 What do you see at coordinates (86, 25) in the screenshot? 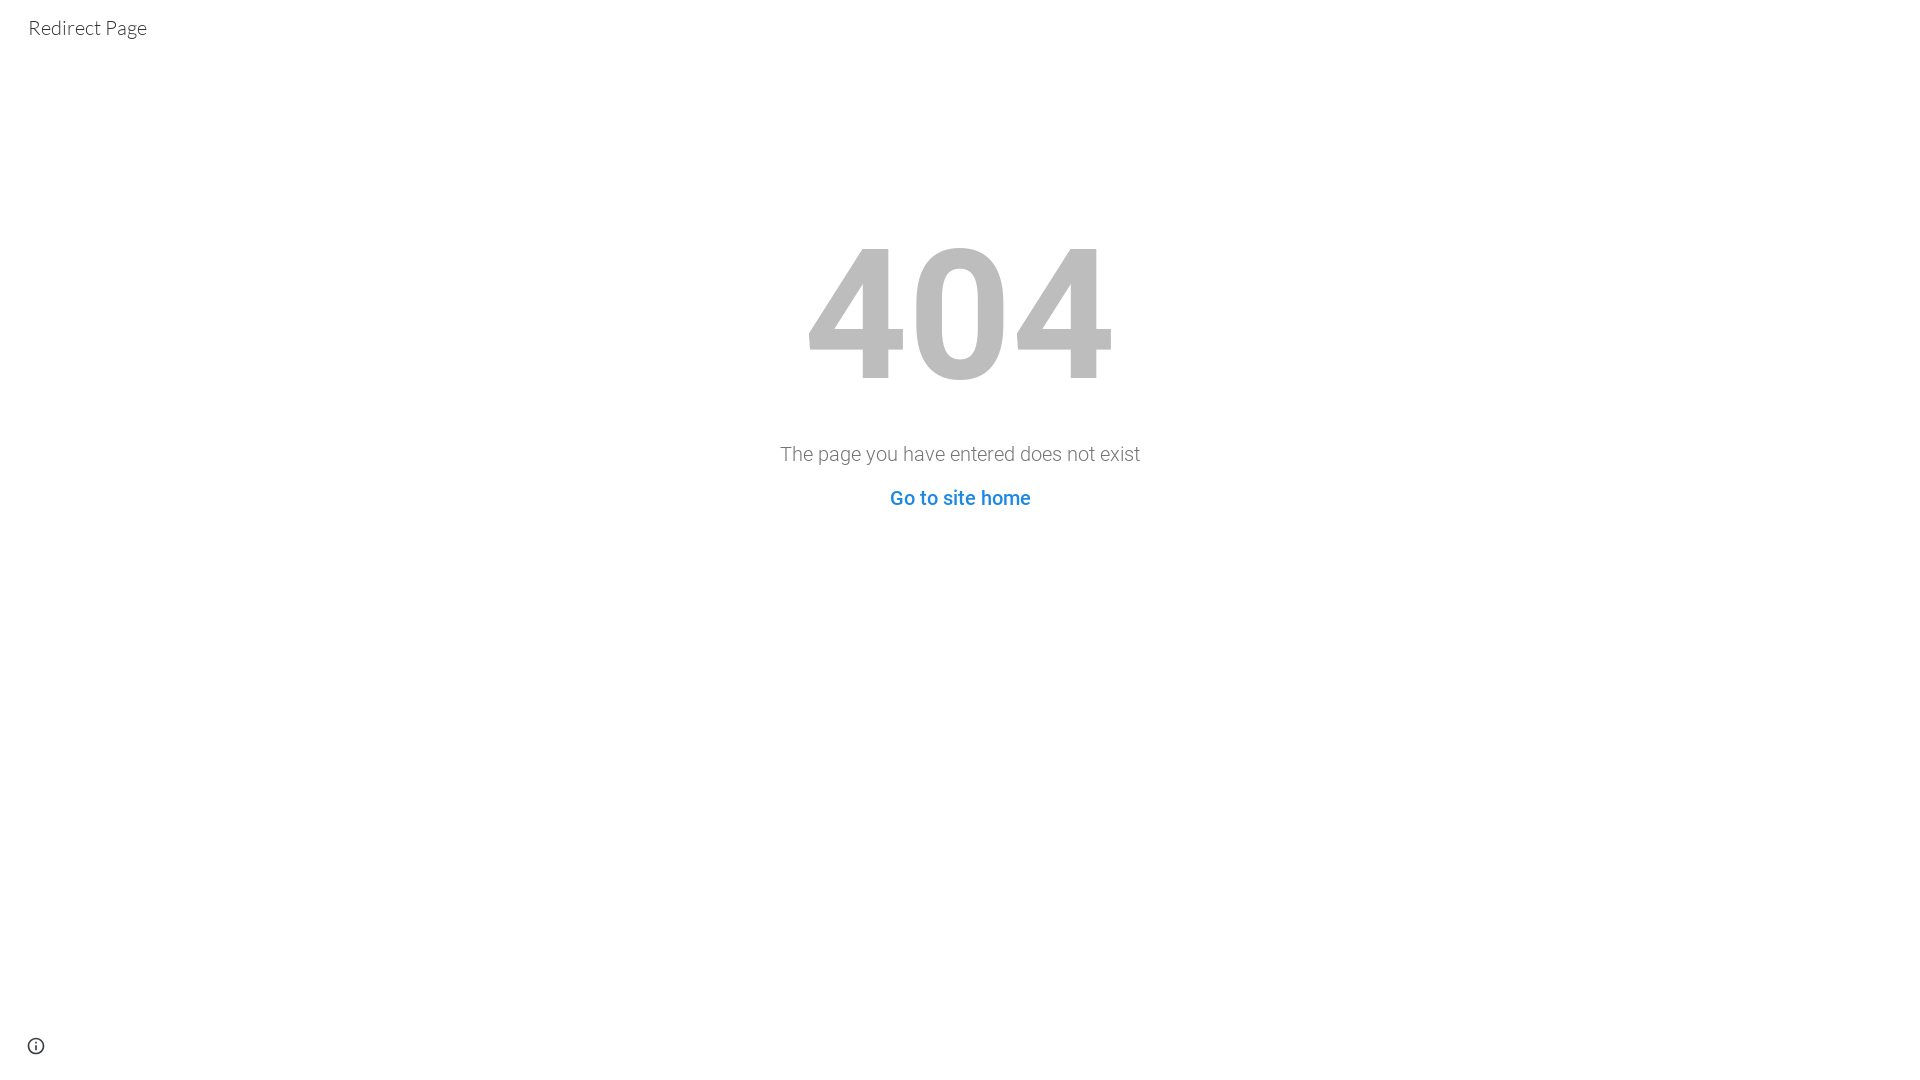
I see `'Redirect Page'` at bounding box center [86, 25].